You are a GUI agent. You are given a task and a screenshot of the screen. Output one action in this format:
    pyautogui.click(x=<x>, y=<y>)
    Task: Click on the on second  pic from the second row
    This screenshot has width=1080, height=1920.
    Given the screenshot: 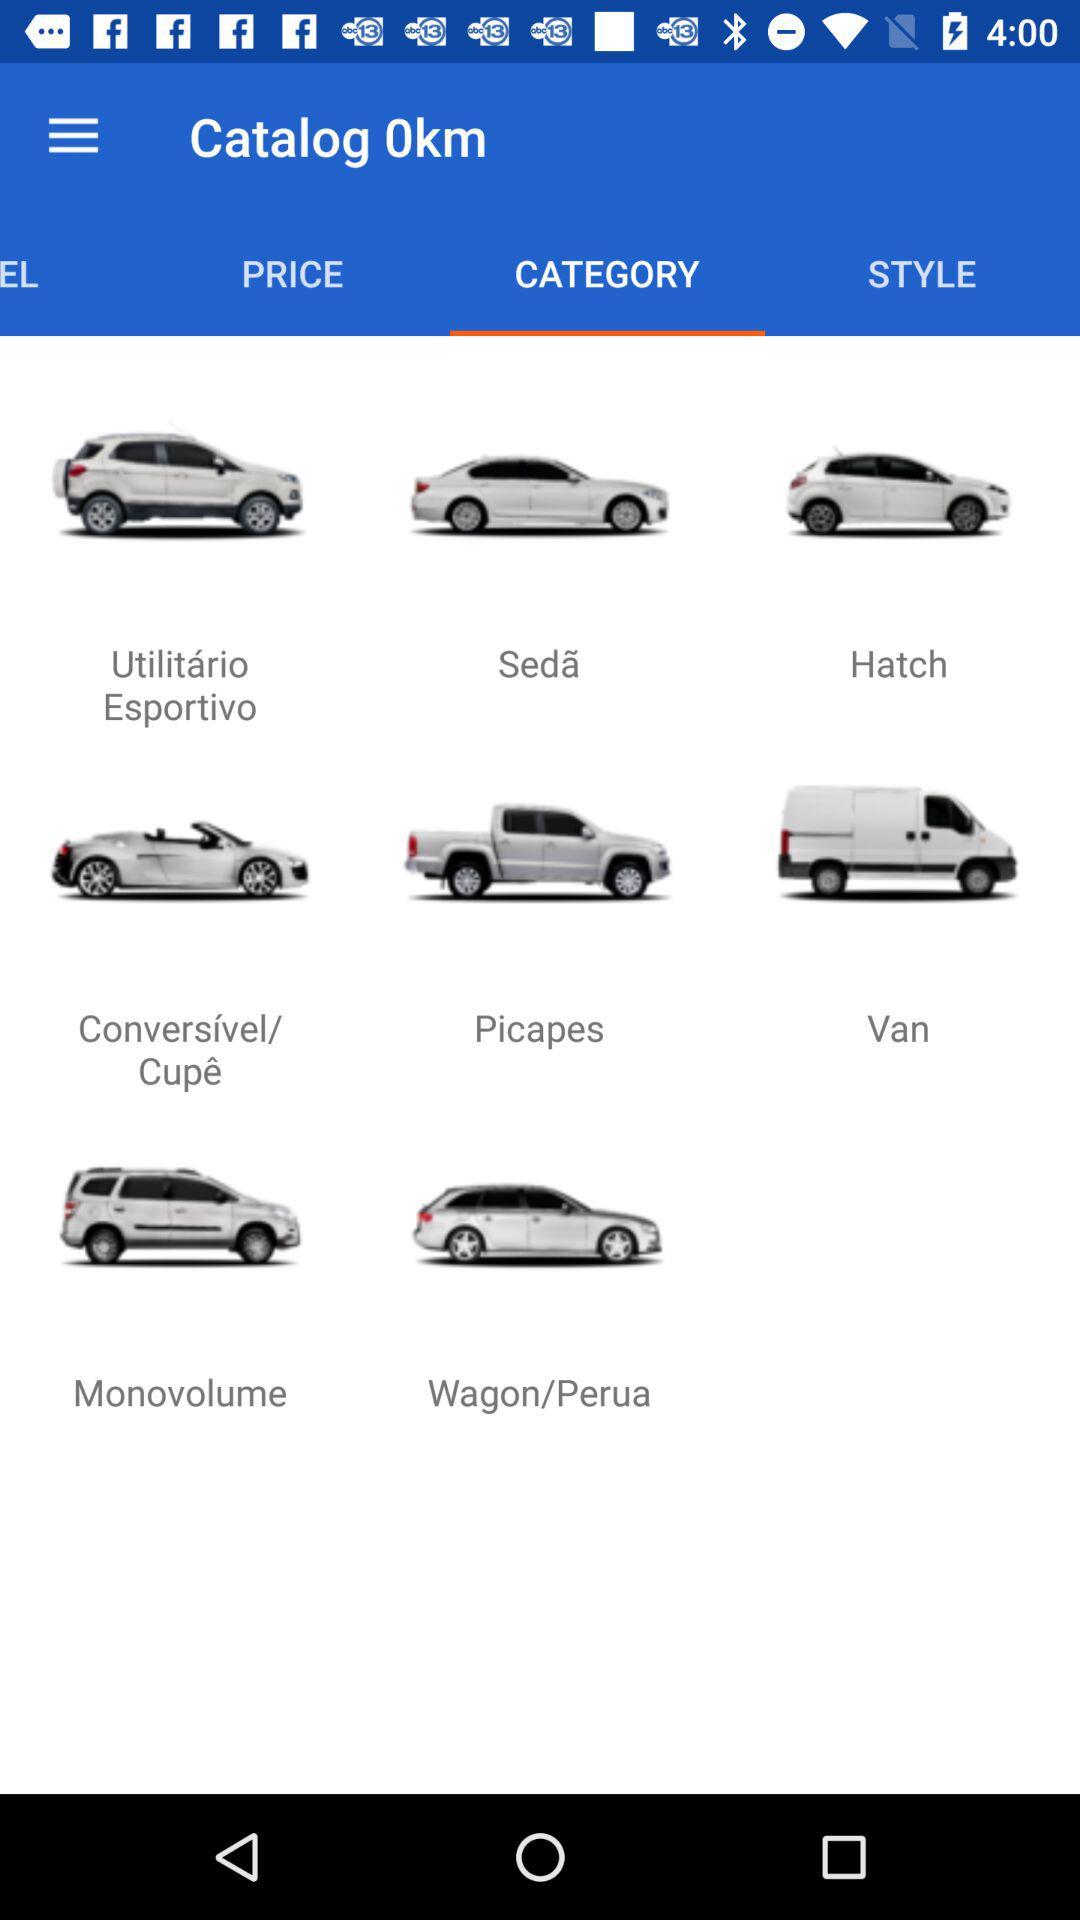 What is the action you would take?
    pyautogui.click(x=538, y=844)
    